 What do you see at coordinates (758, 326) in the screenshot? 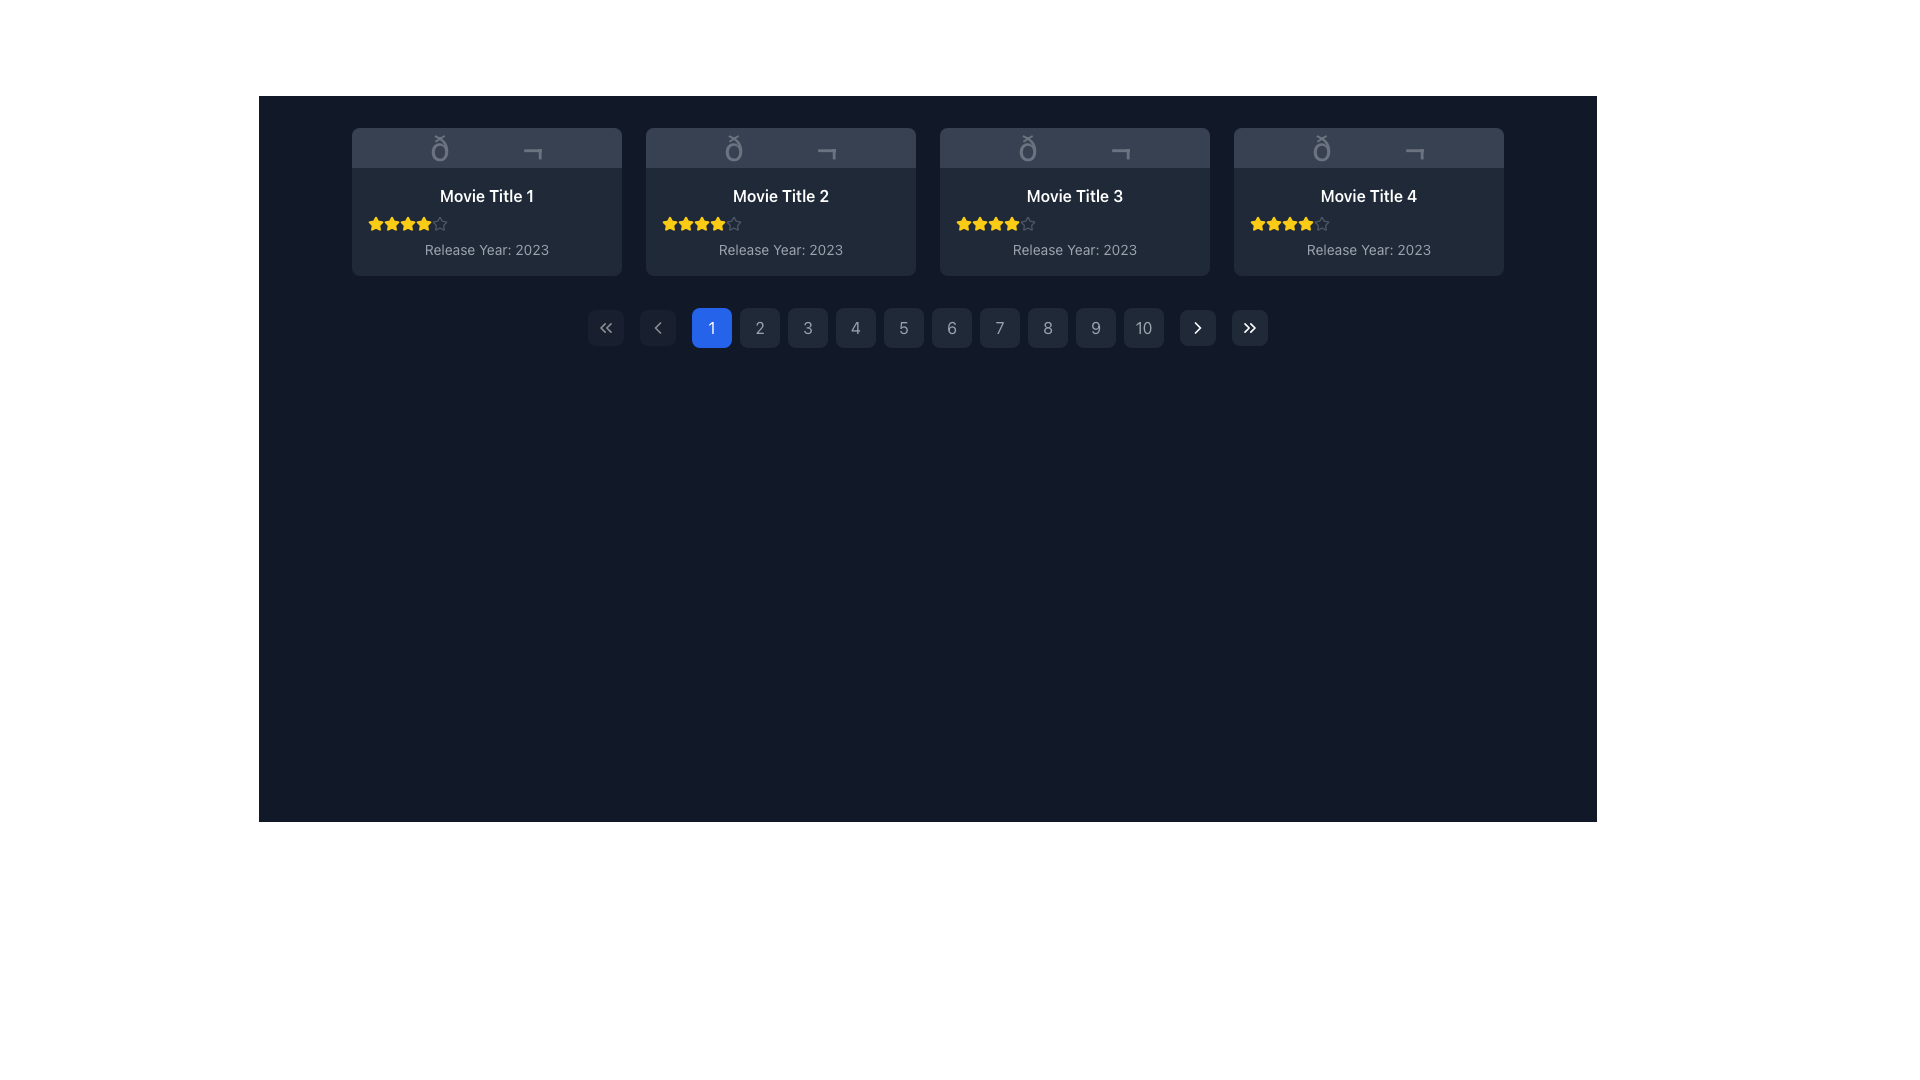
I see `the circular button with the numeral '2'` at bounding box center [758, 326].